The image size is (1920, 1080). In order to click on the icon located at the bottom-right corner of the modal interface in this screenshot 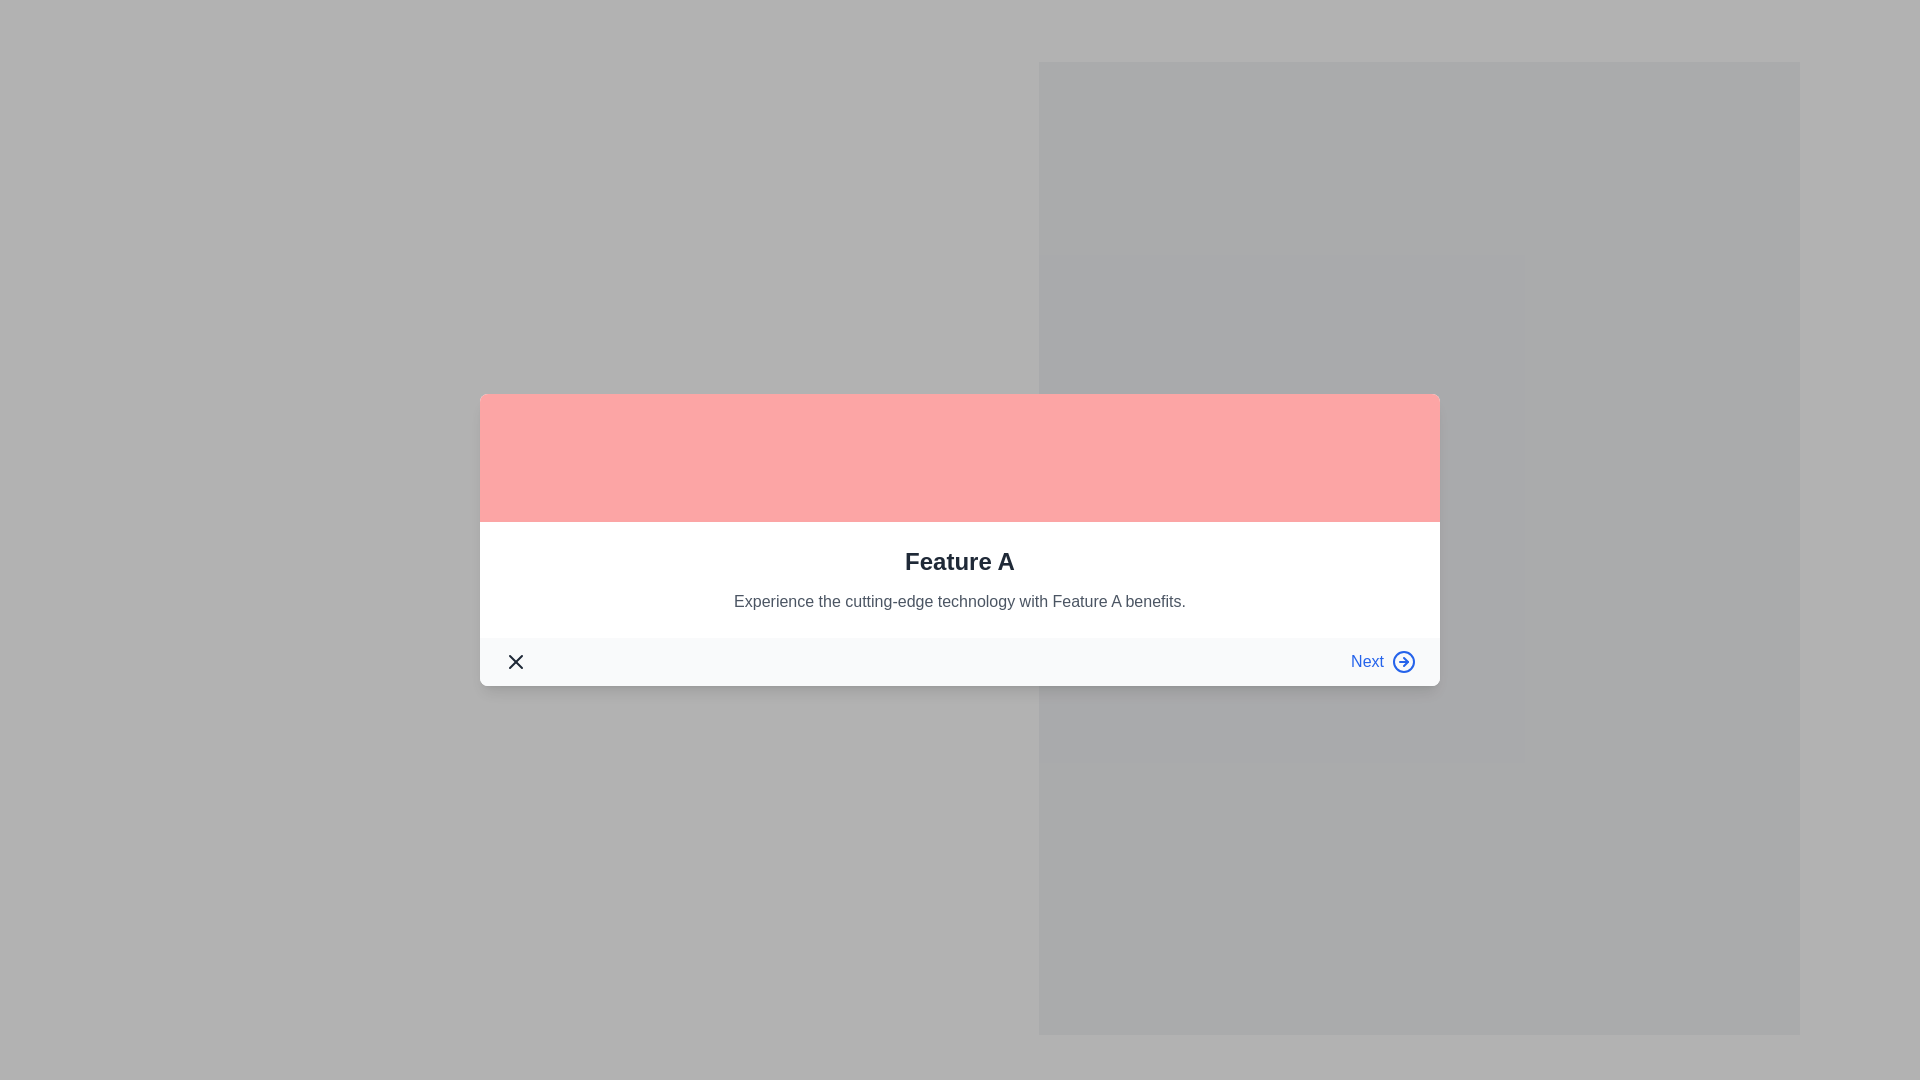, I will do `click(1402, 662)`.